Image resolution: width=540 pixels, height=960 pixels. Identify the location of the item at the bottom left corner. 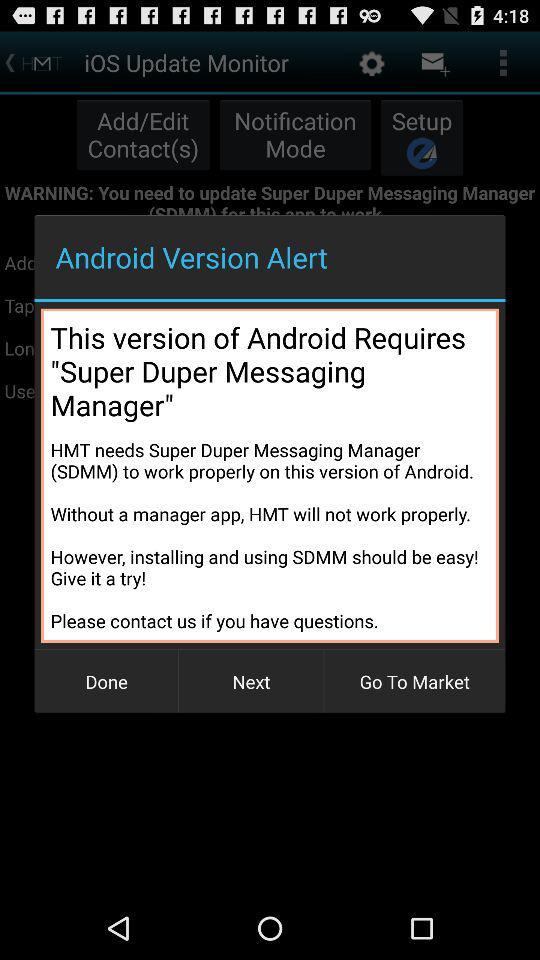
(106, 681).